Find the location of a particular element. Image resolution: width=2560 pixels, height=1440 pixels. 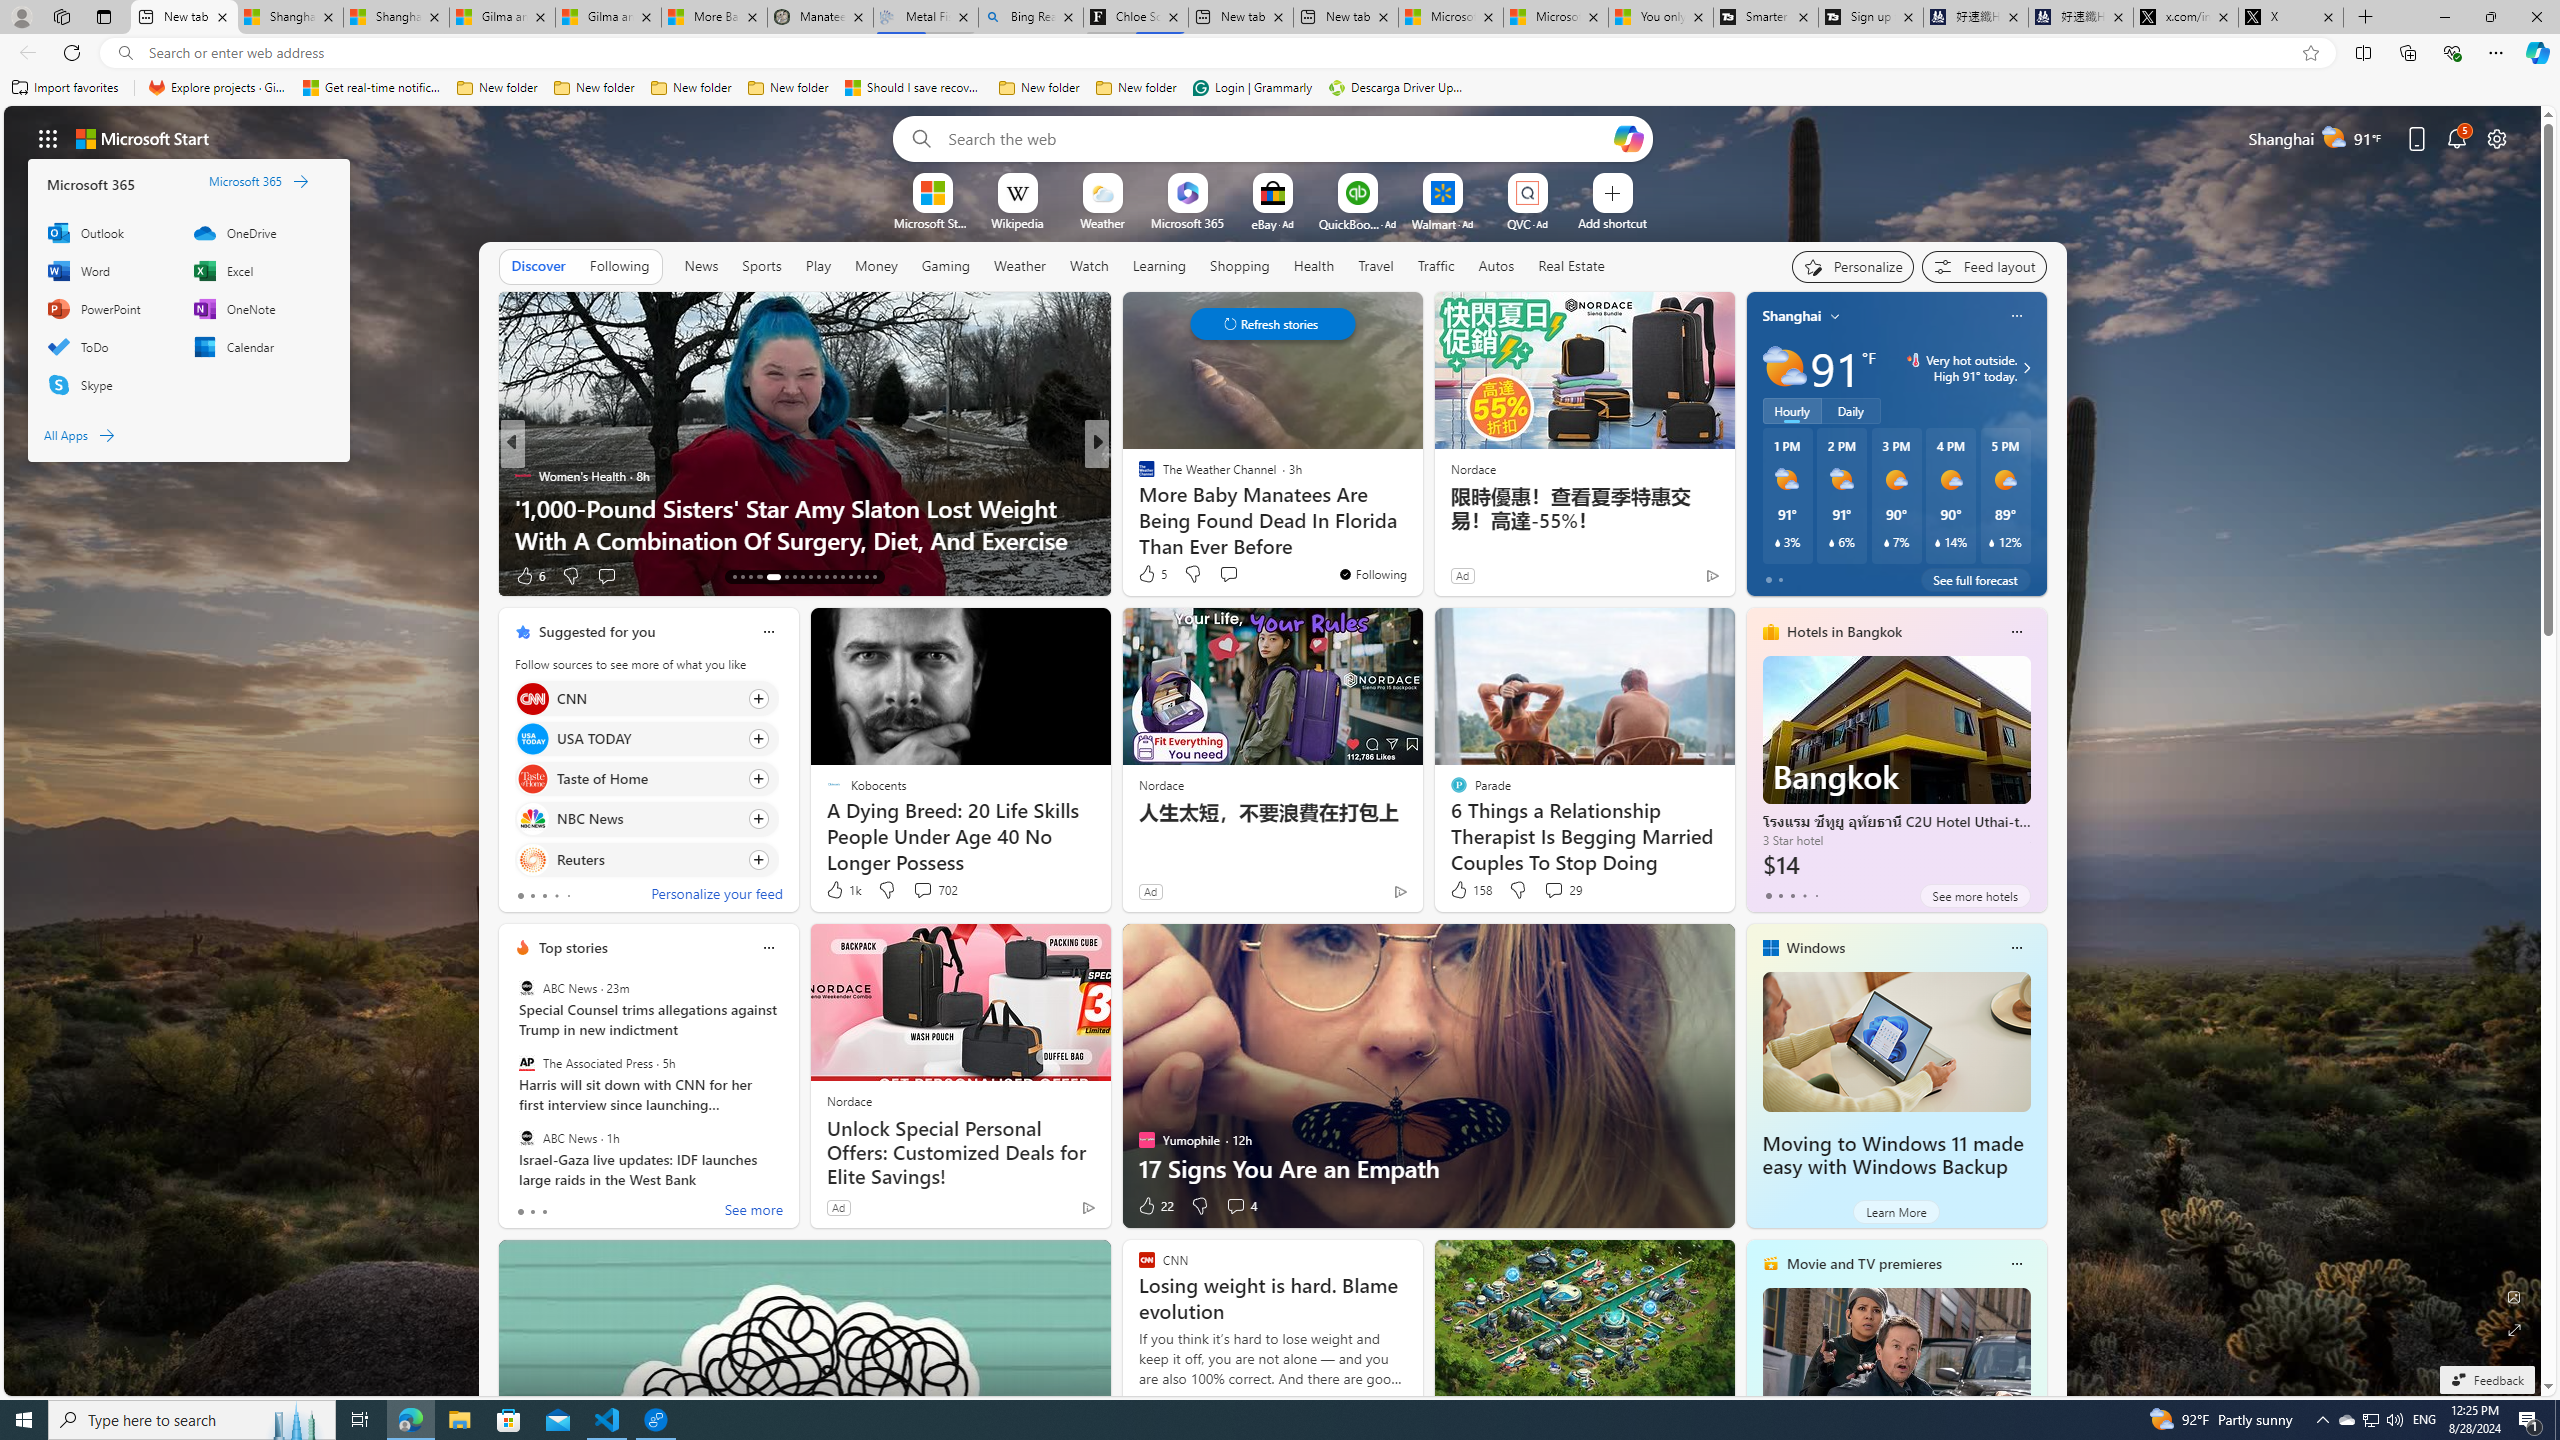

'146 Like' is located at coordinates (1151, 575).